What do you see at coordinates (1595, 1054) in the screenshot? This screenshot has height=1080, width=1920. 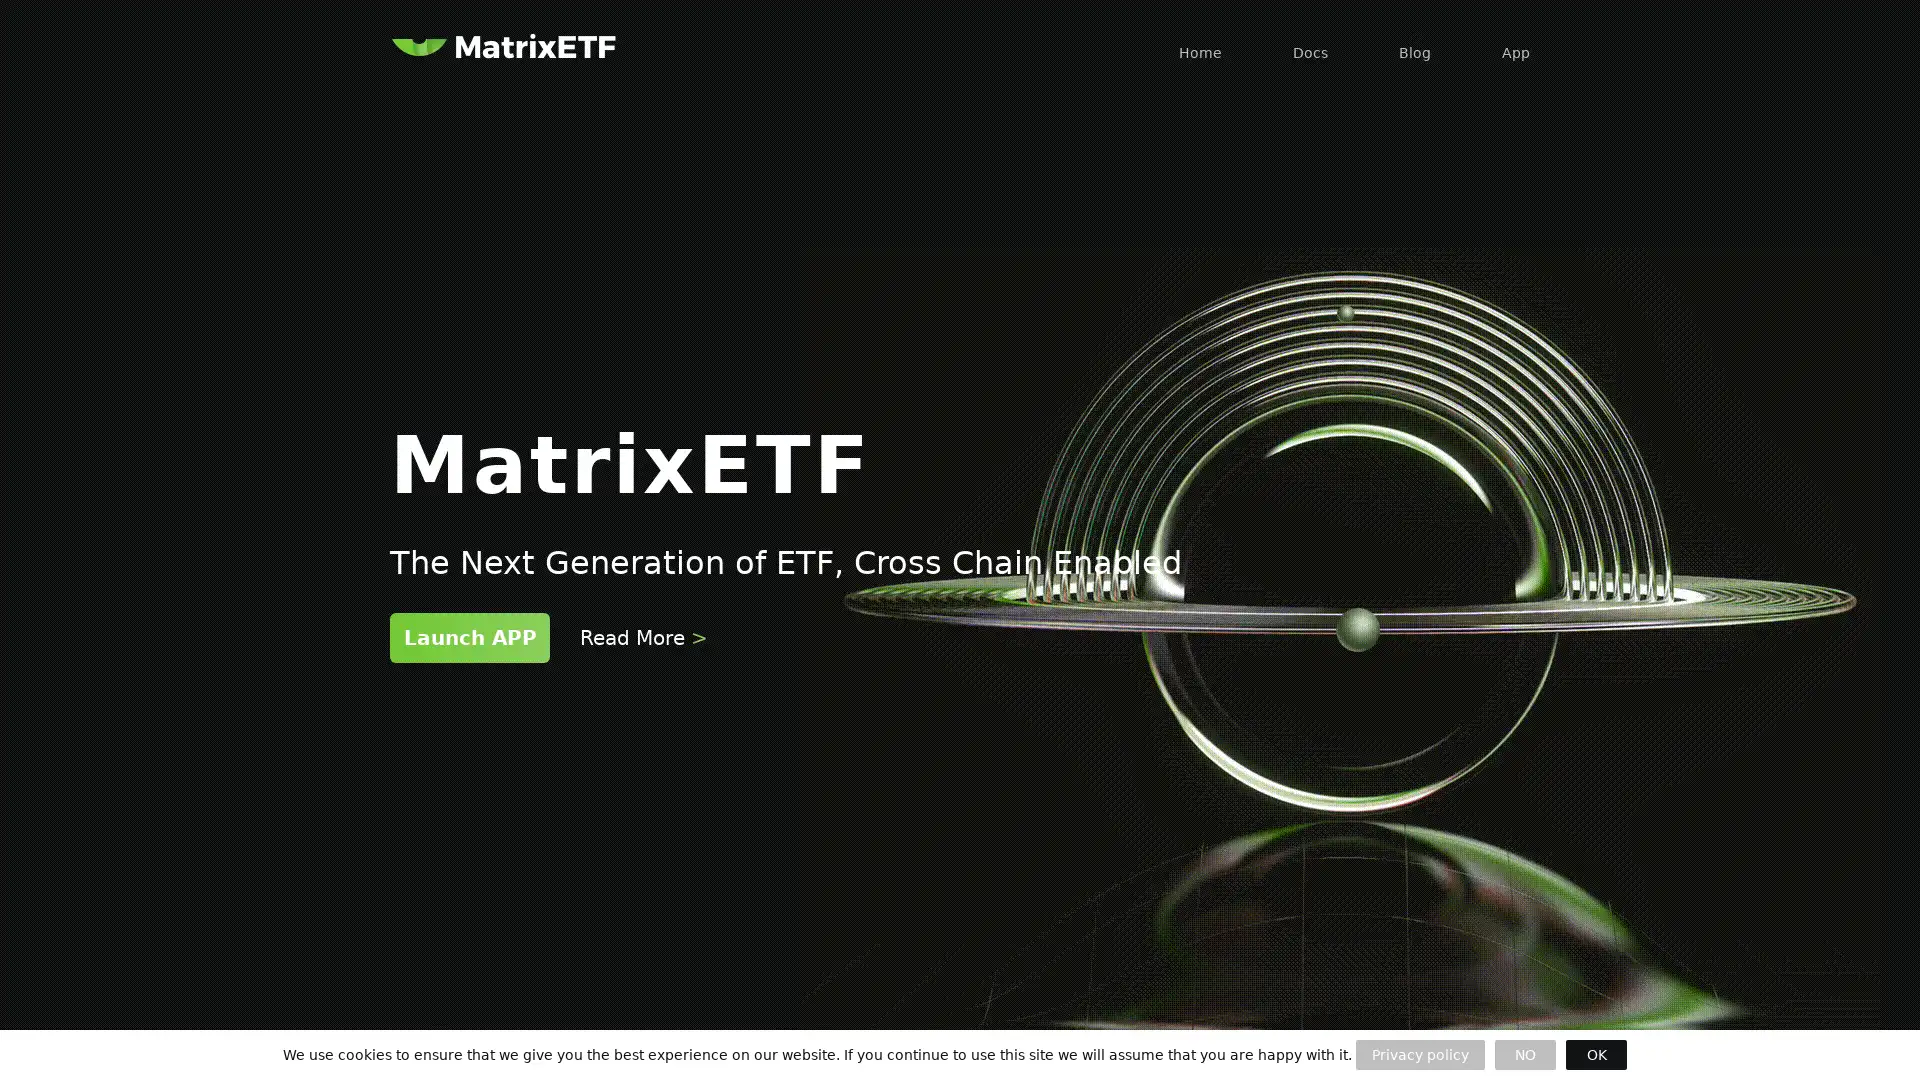 I see `OK` at bounding box center [1595, 1054].